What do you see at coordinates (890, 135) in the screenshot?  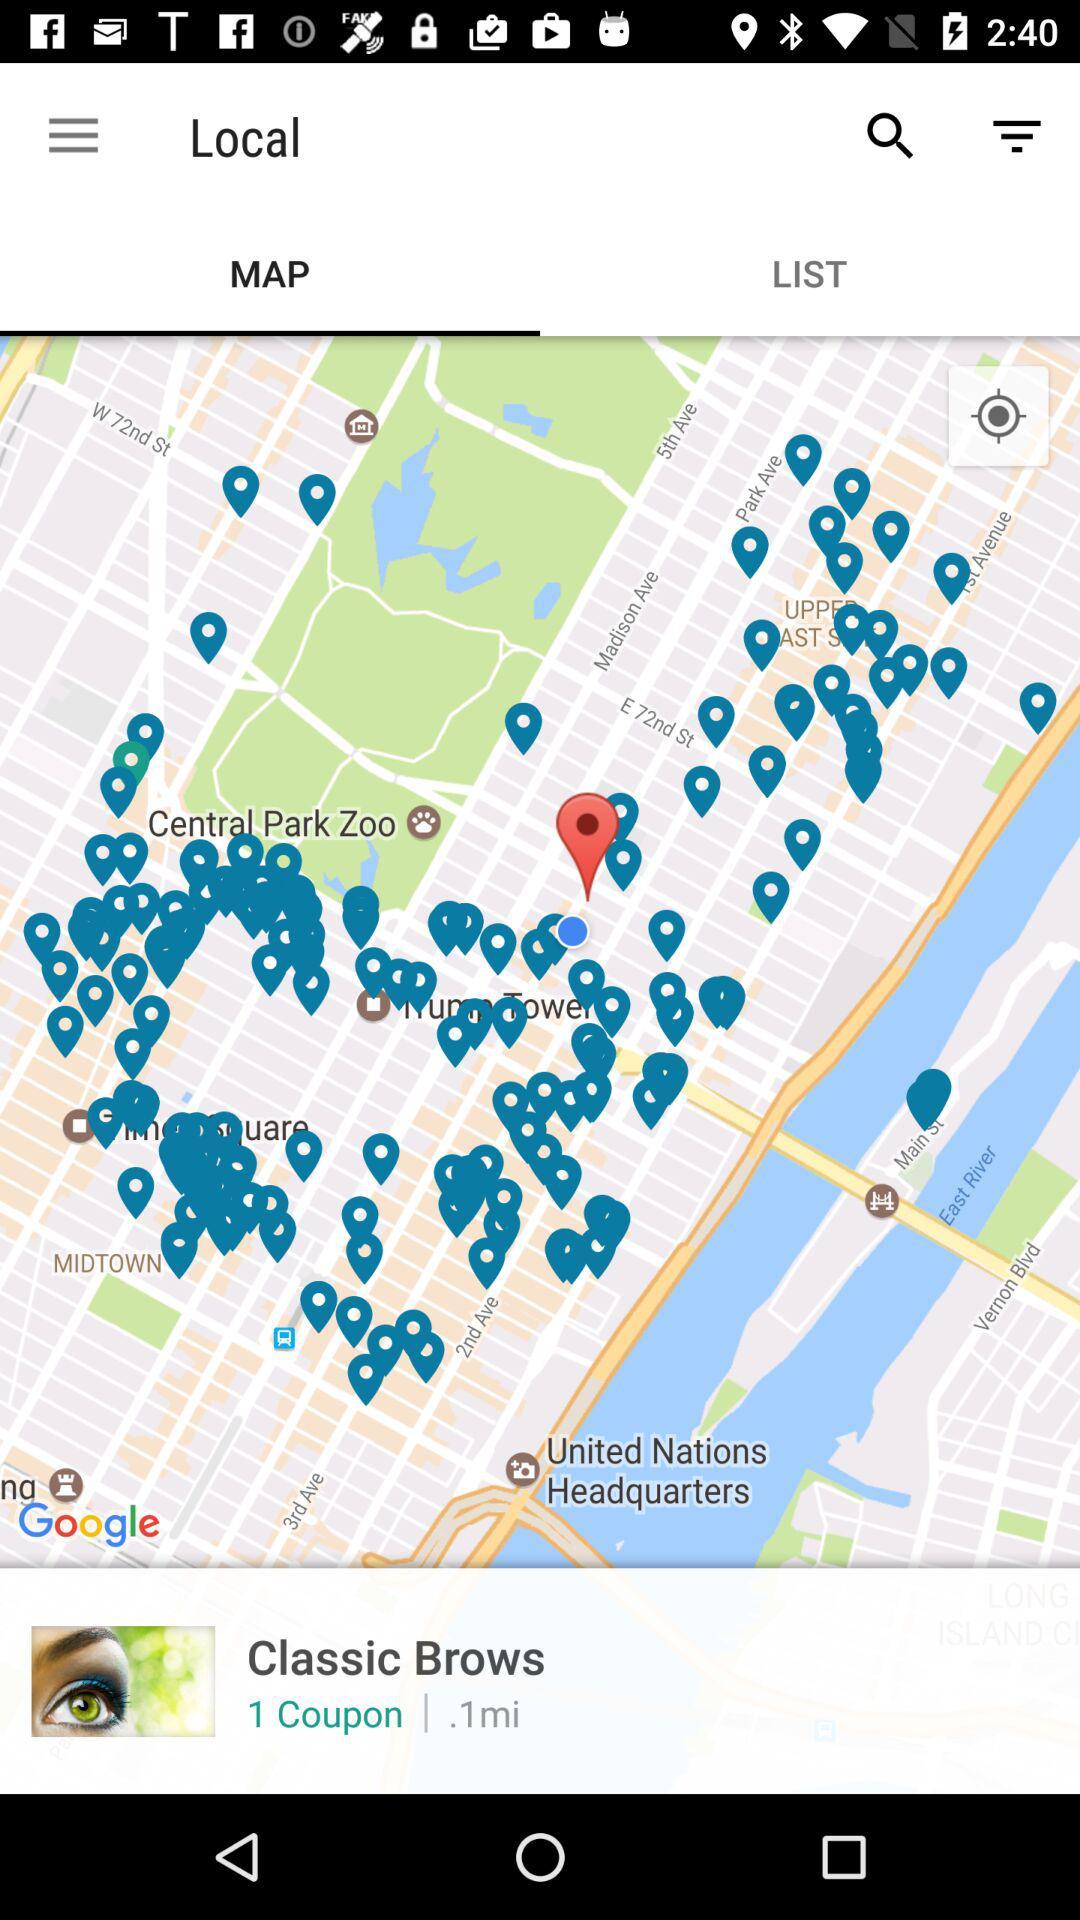 I see `the app next to local icon` at bounding box center [890, 135].